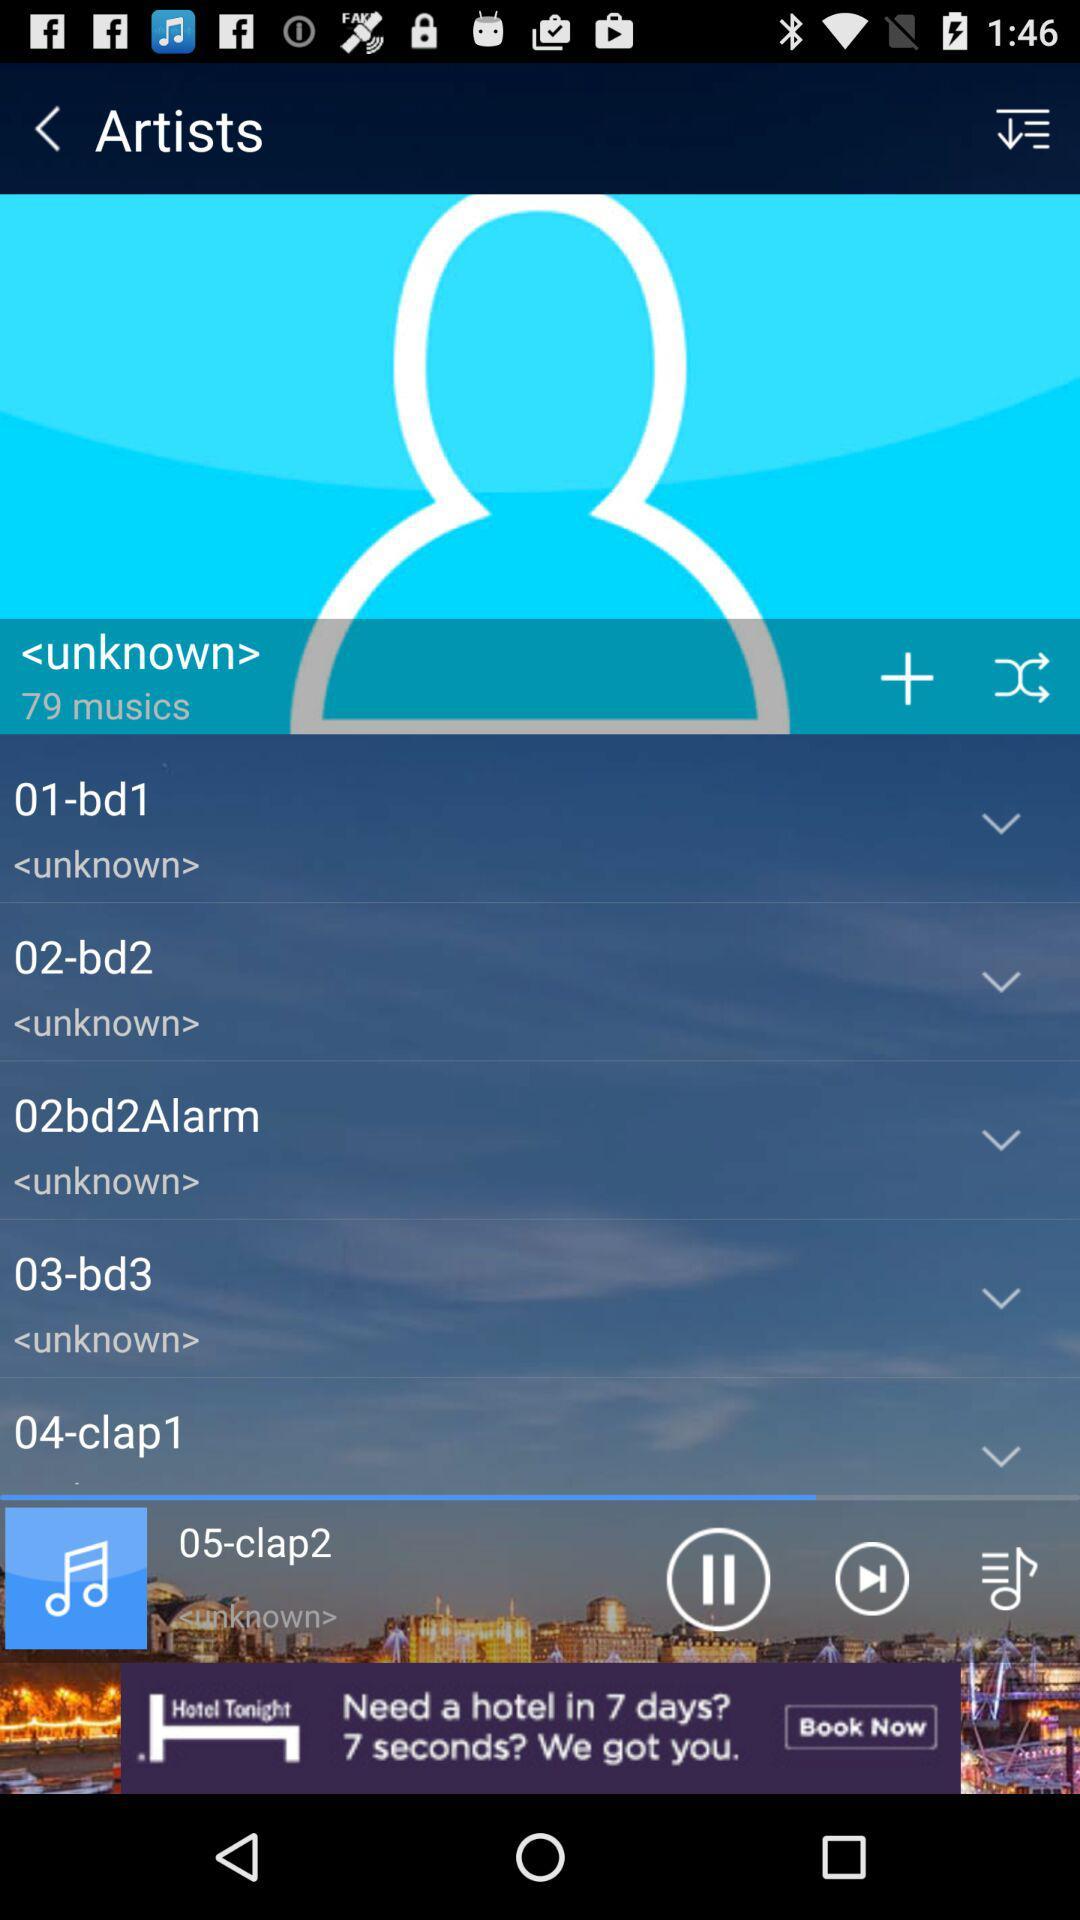 The width and height of the screenshot is (1080, 1920). Describe the element at coordinates (46, 136) in the screenshot. I see `the arrow_backward icon` at that location.